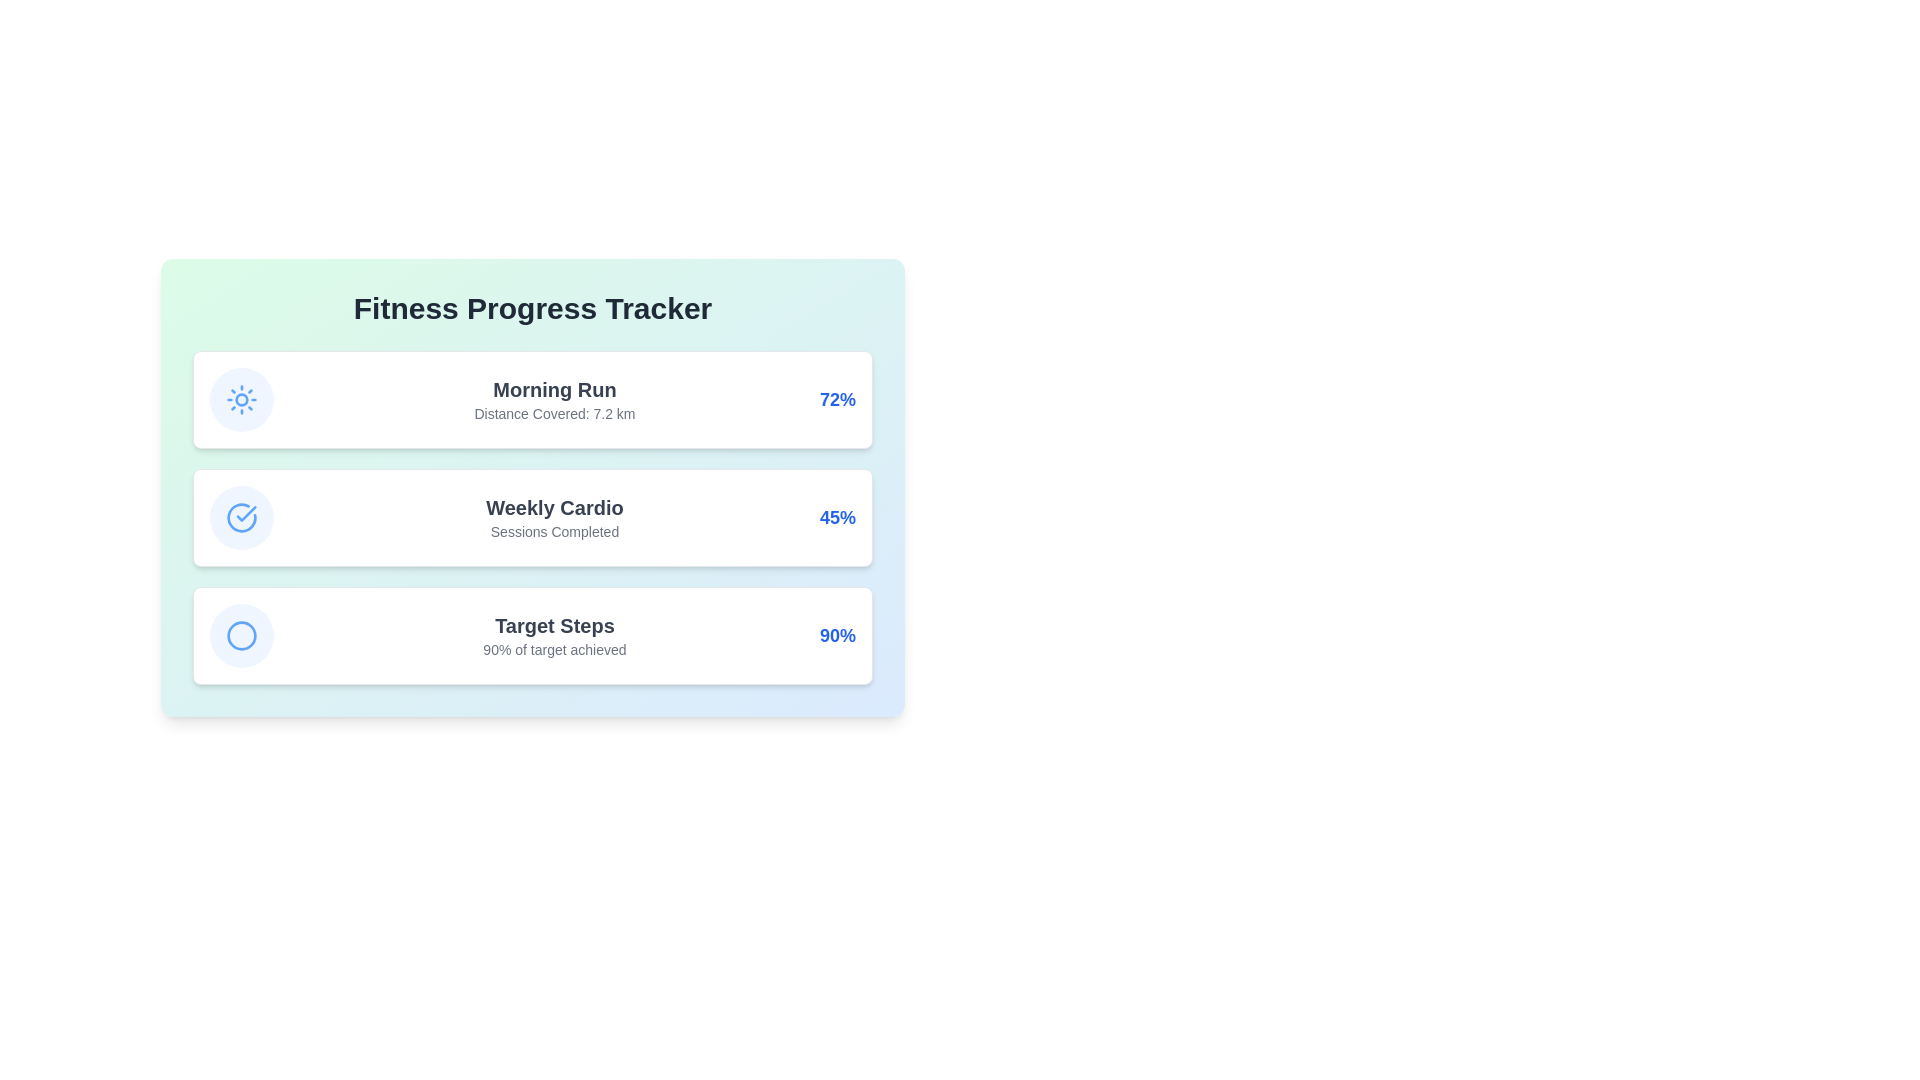 The height and width of the screenshot is (1080, 1920). Describe the element at coordinates (555, 400) in the screenshot. I see `the header displaying 'Morning Run' with the description 'Distance Covered: 7.2 km.' which is centrally aligned within its card layout, located to the right of a sun icon` at that location.